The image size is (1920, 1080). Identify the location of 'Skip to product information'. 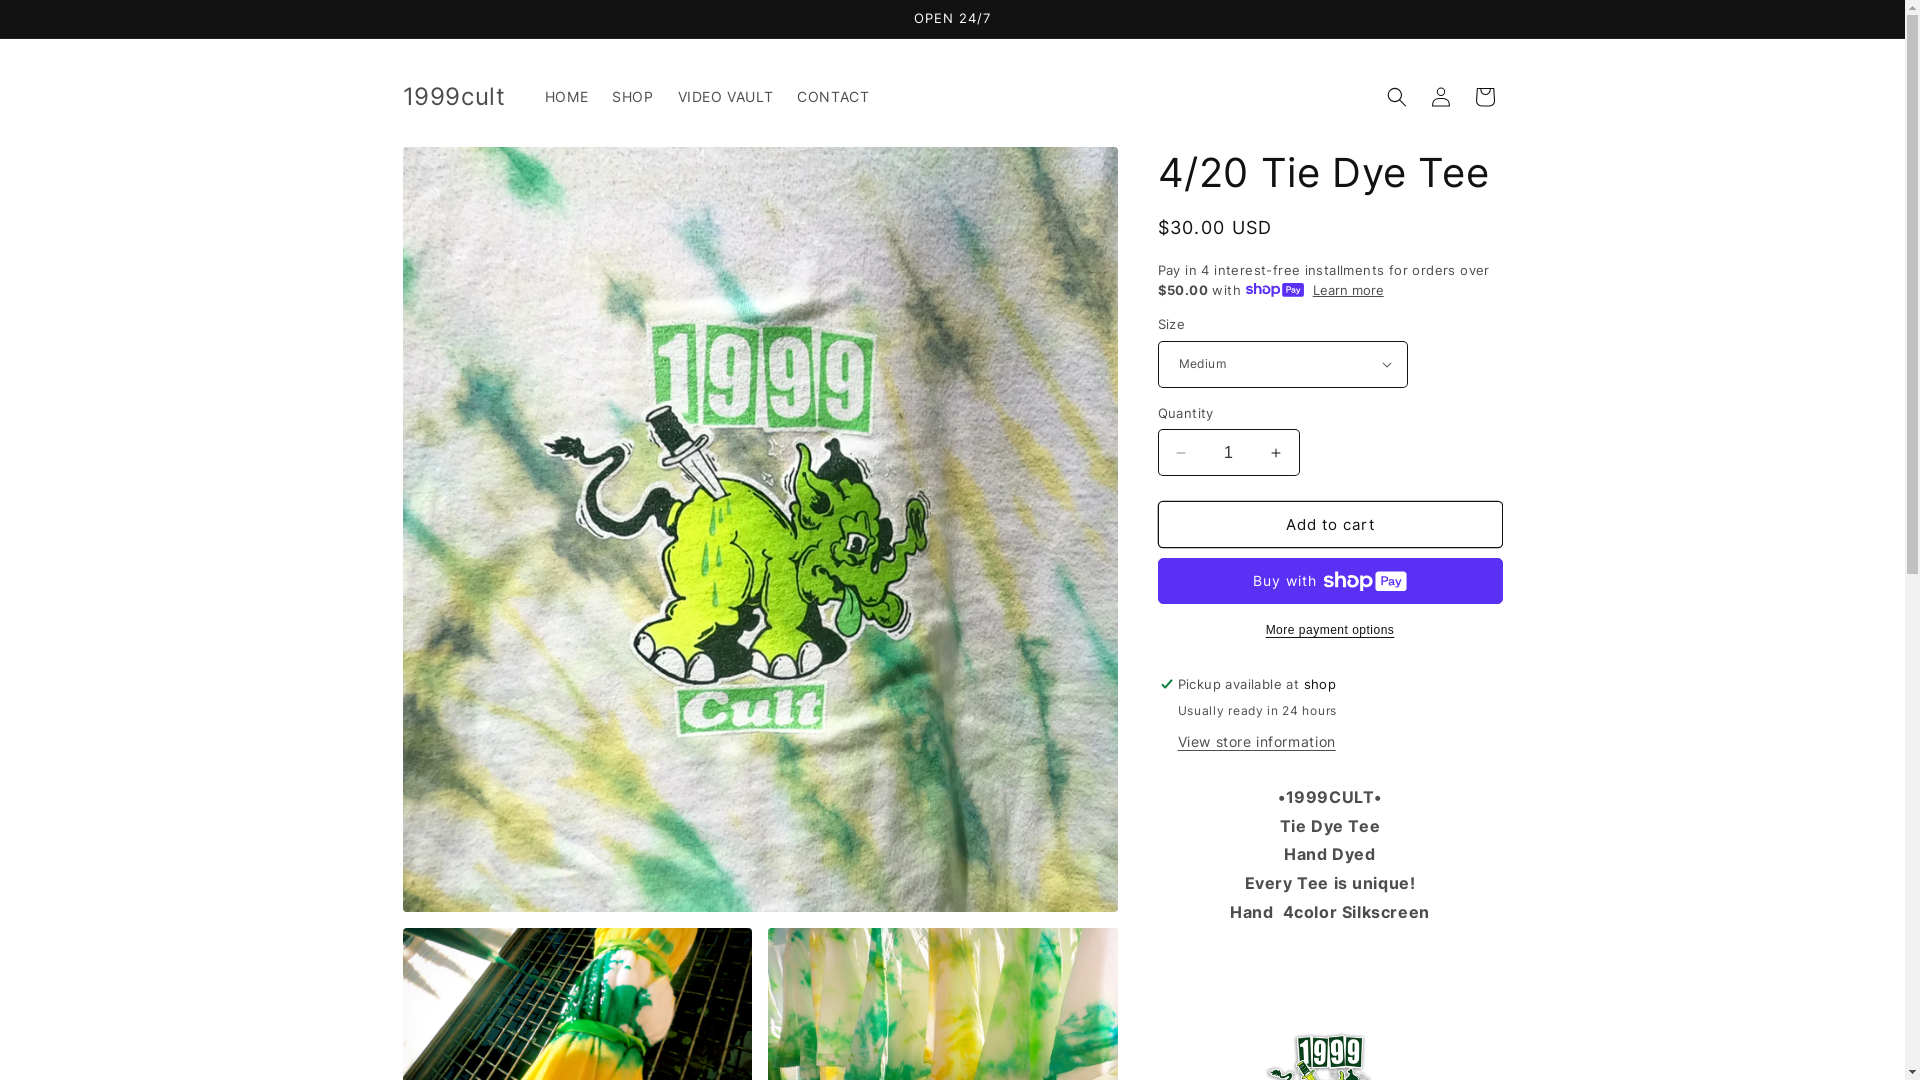
(461, 168).